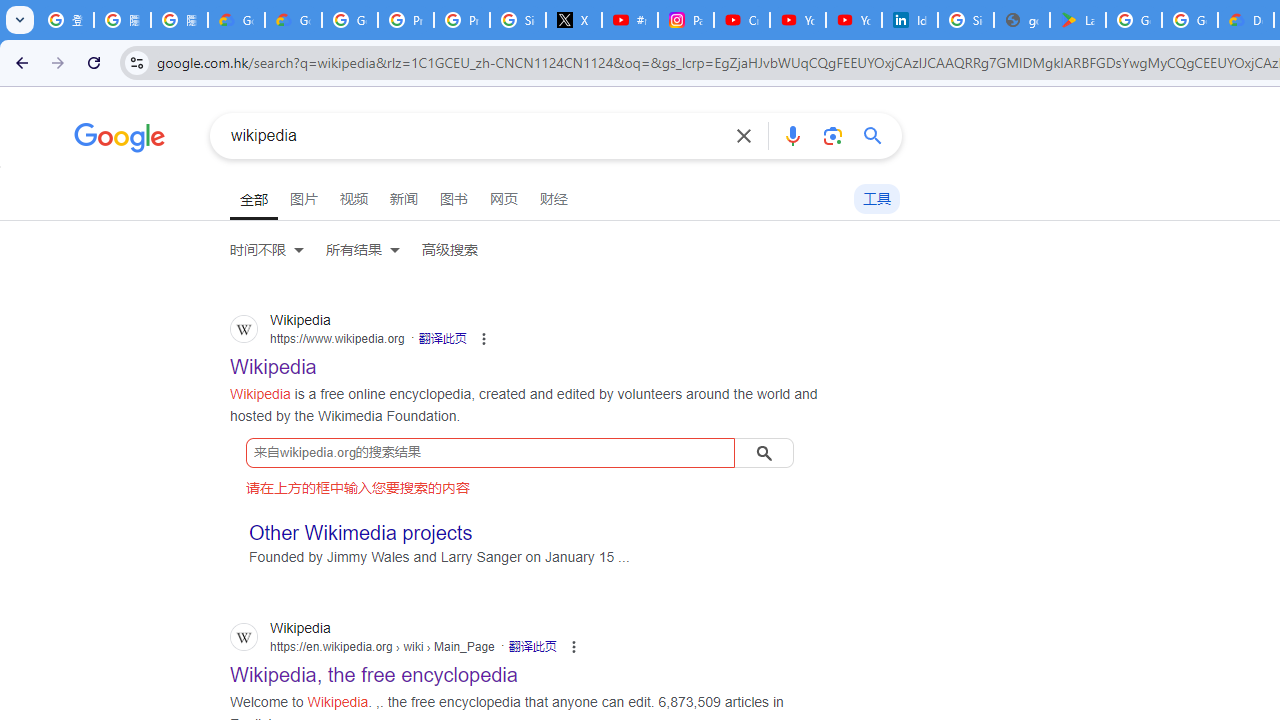 The width and height of the screenshot is (1280, 720). Describe the element at coordinates (236, 20) in the screenshot. I see `'Google Cloud Privacy Notice'` at that location.